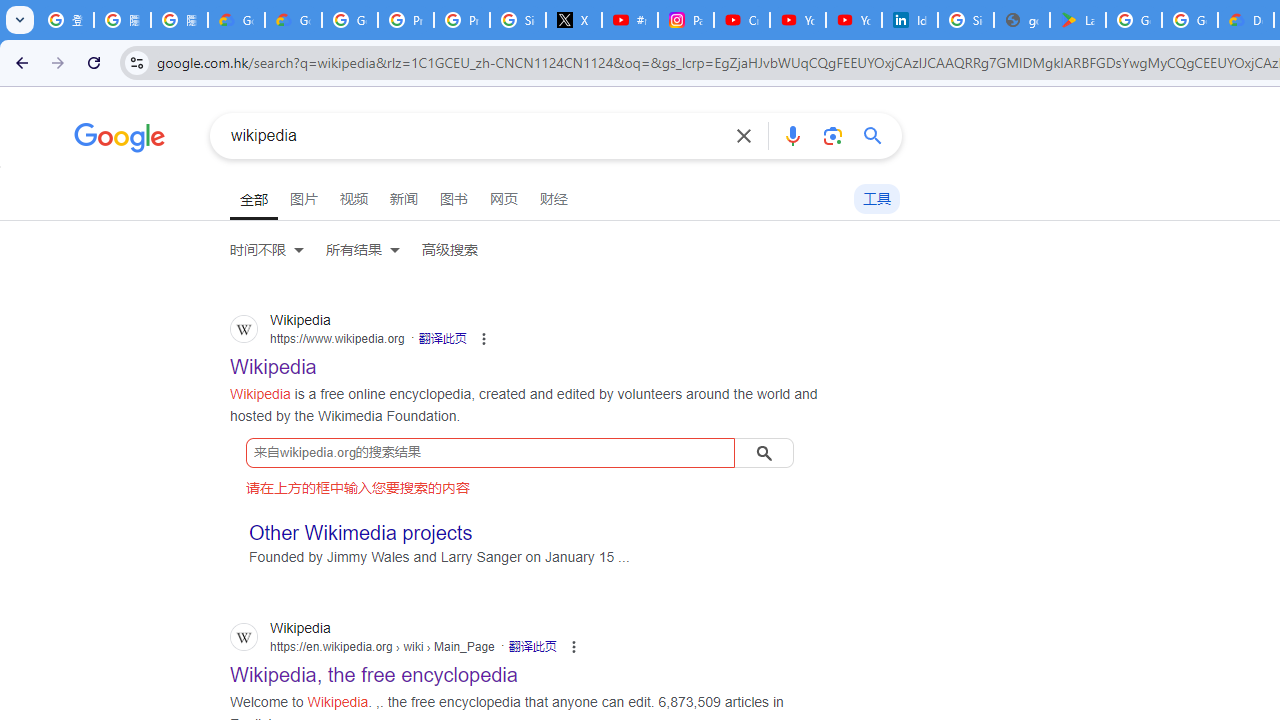 The width and height of the screenshot is (1280, 720). Describe the element at coordinates (236, 20) in the screenshot. I see `'Google Cloud Privacy Notice'` at that location.